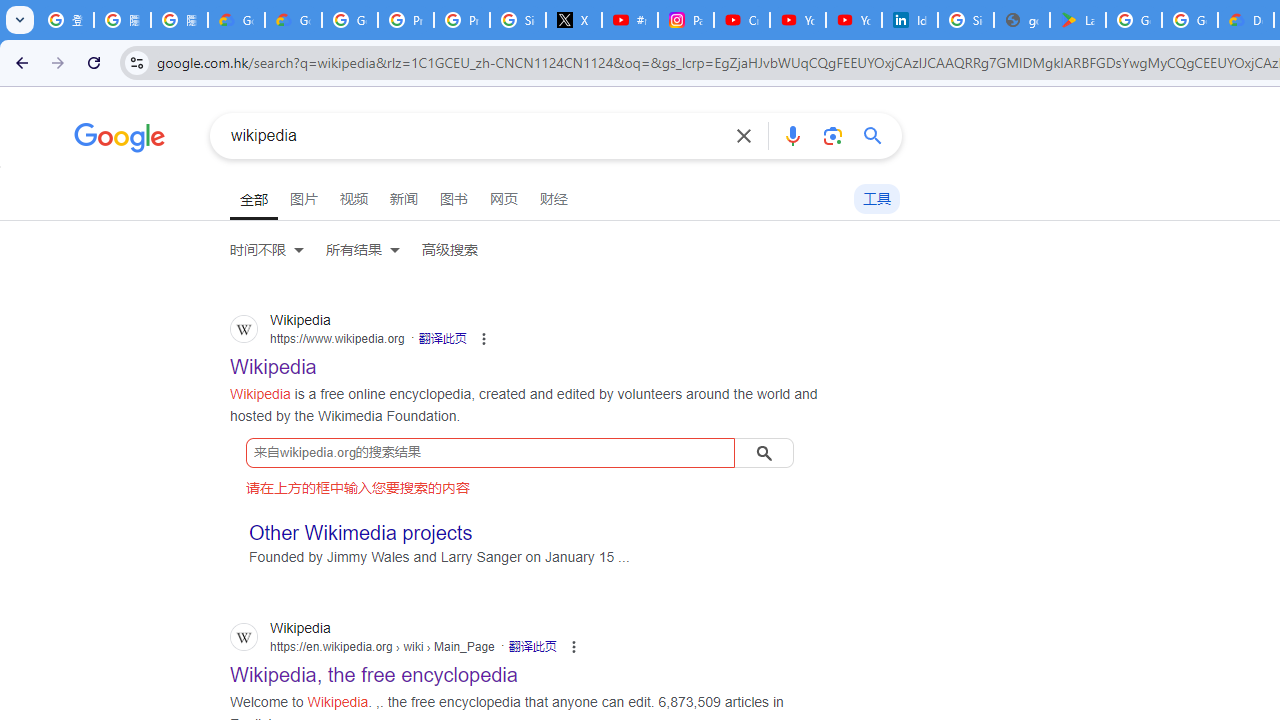 The width and height of the screenshot is (1280, 720). Describe the element at coordinates (236, 20) in the screenshot. I see `'Google Cloud Privacy Notice'` at that location.